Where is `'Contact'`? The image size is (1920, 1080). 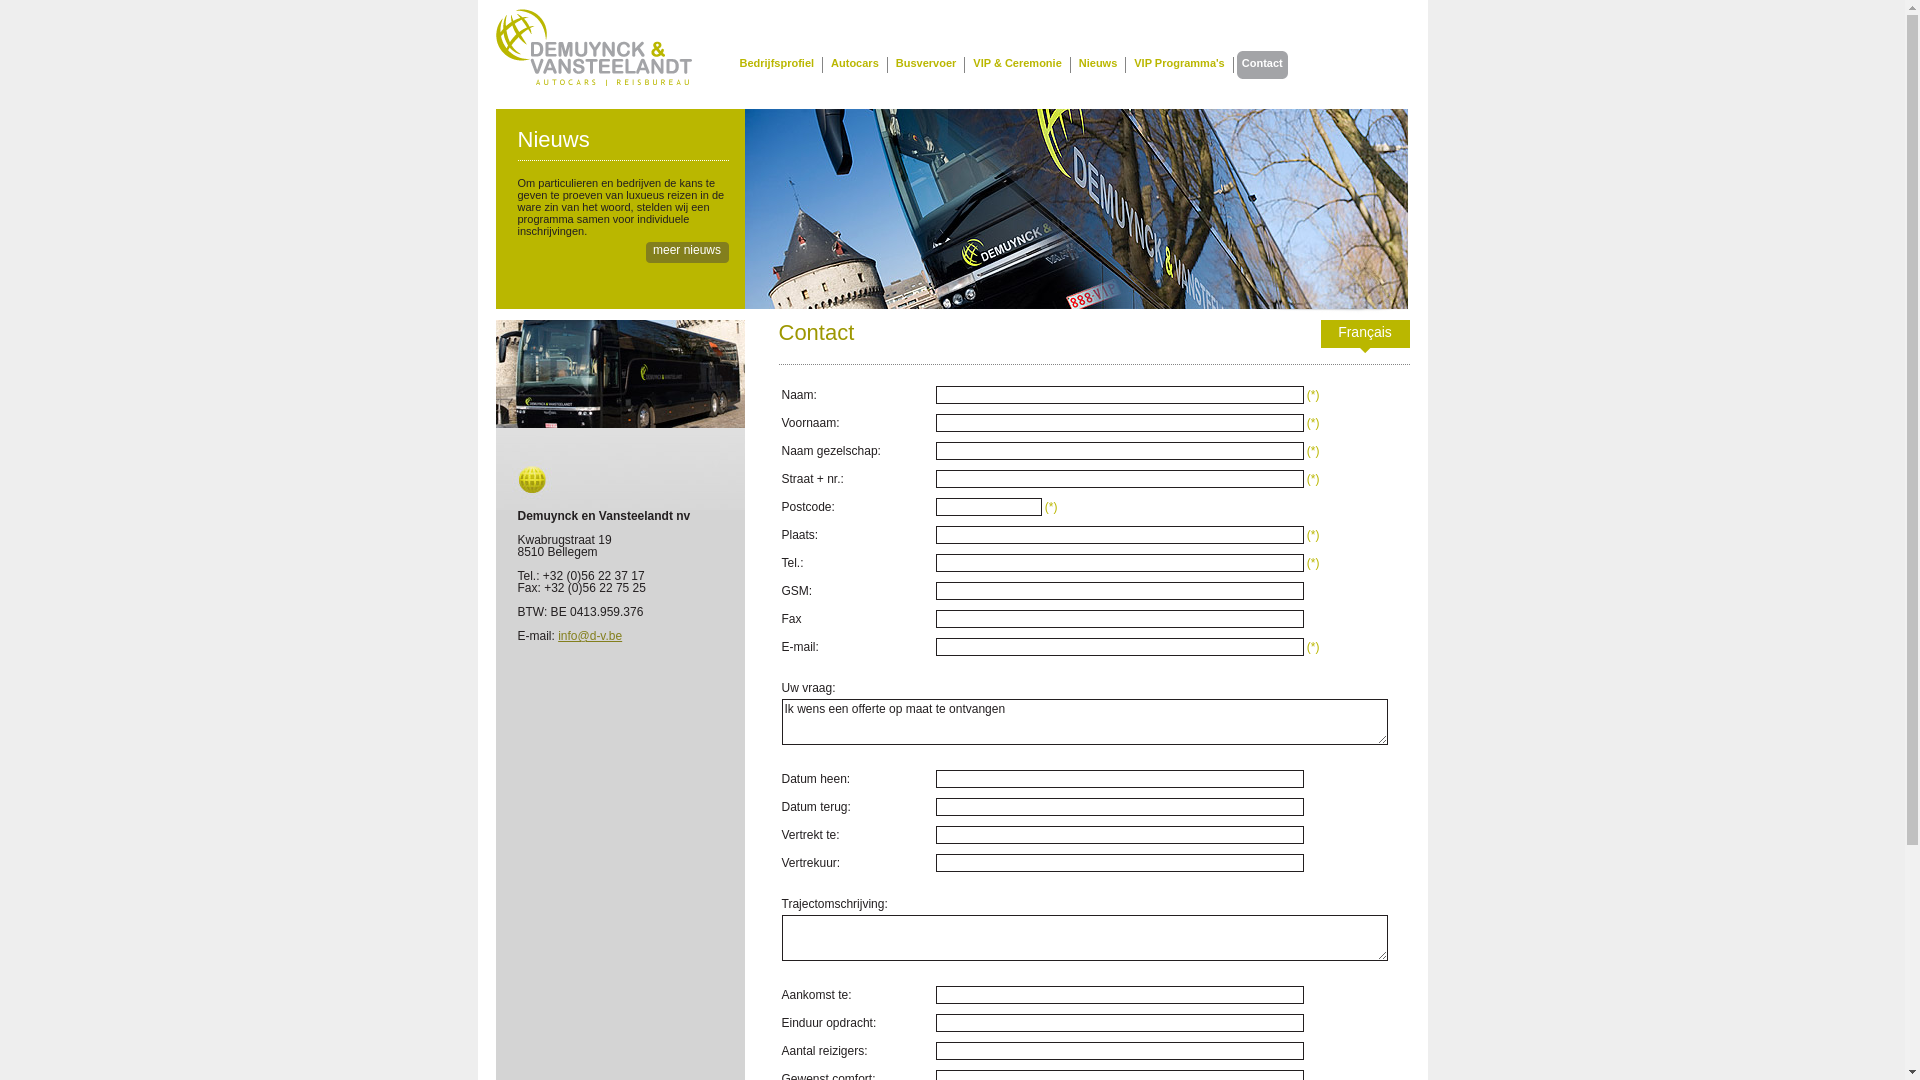 'Contact' is located at coordinates (1261, 64).